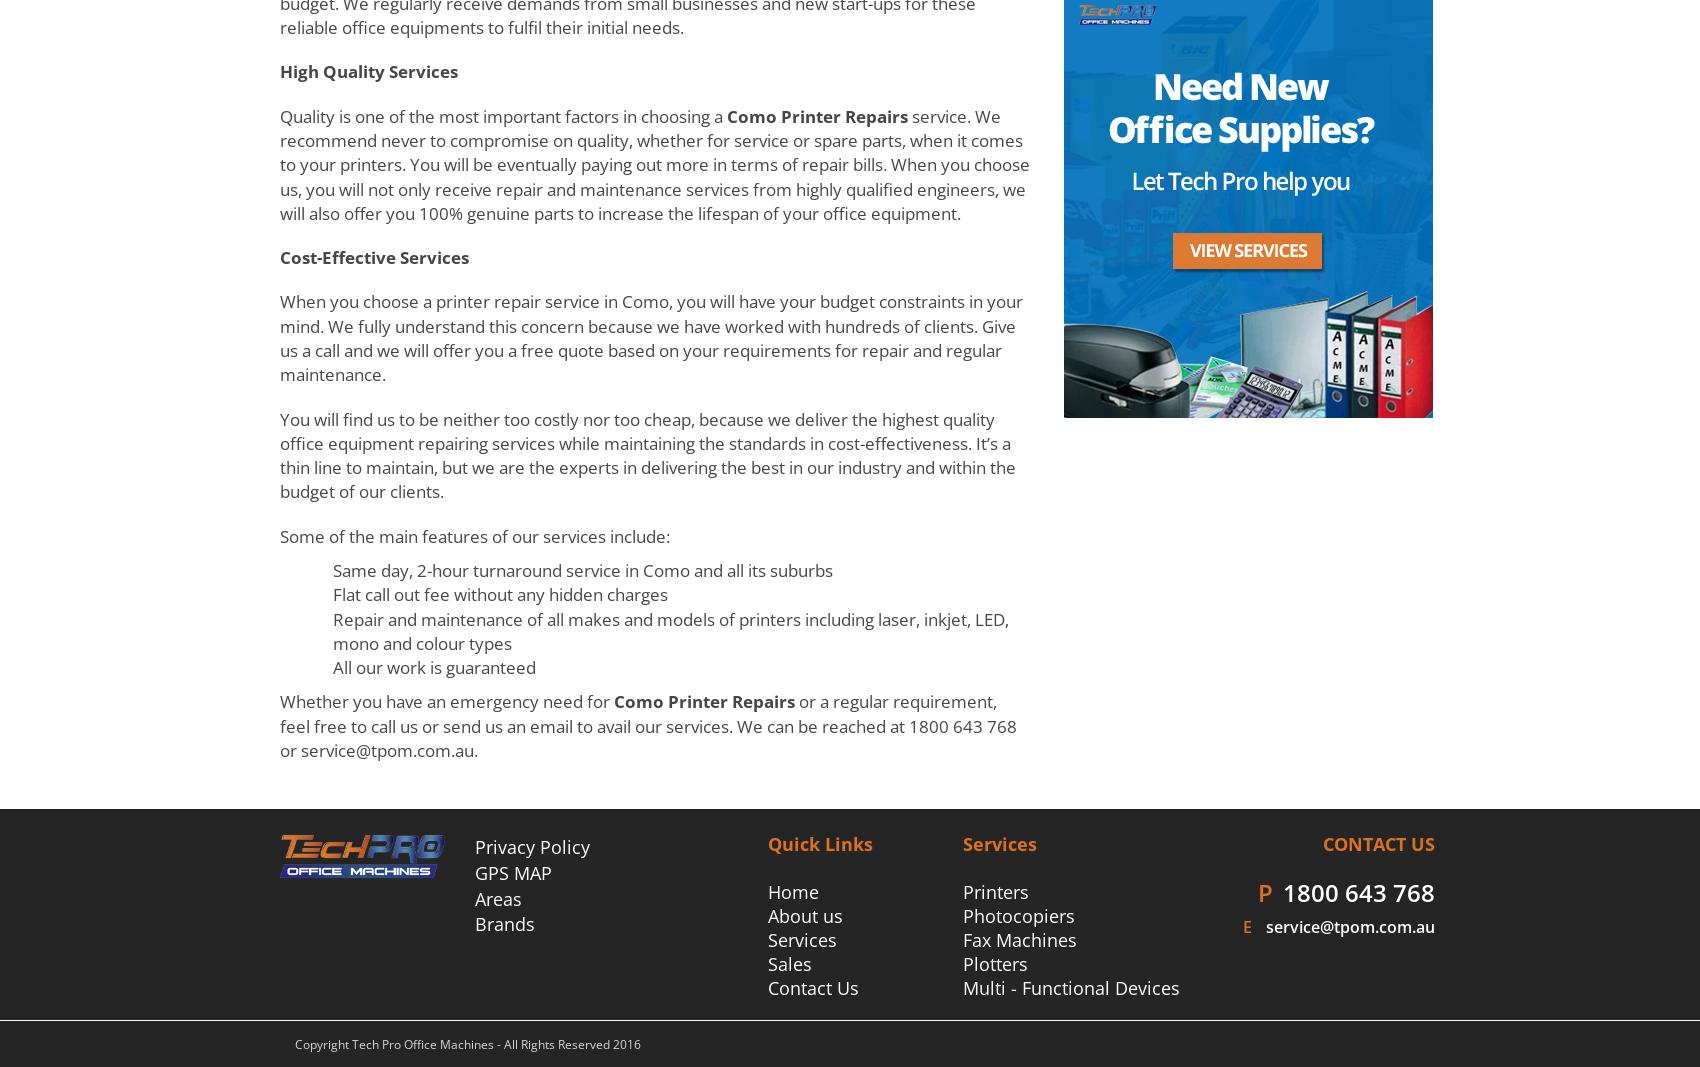 This screenshot has height=1067, width=1700. I want to click on 'Flat call out fee without any hidden charges', so click(331, 594).